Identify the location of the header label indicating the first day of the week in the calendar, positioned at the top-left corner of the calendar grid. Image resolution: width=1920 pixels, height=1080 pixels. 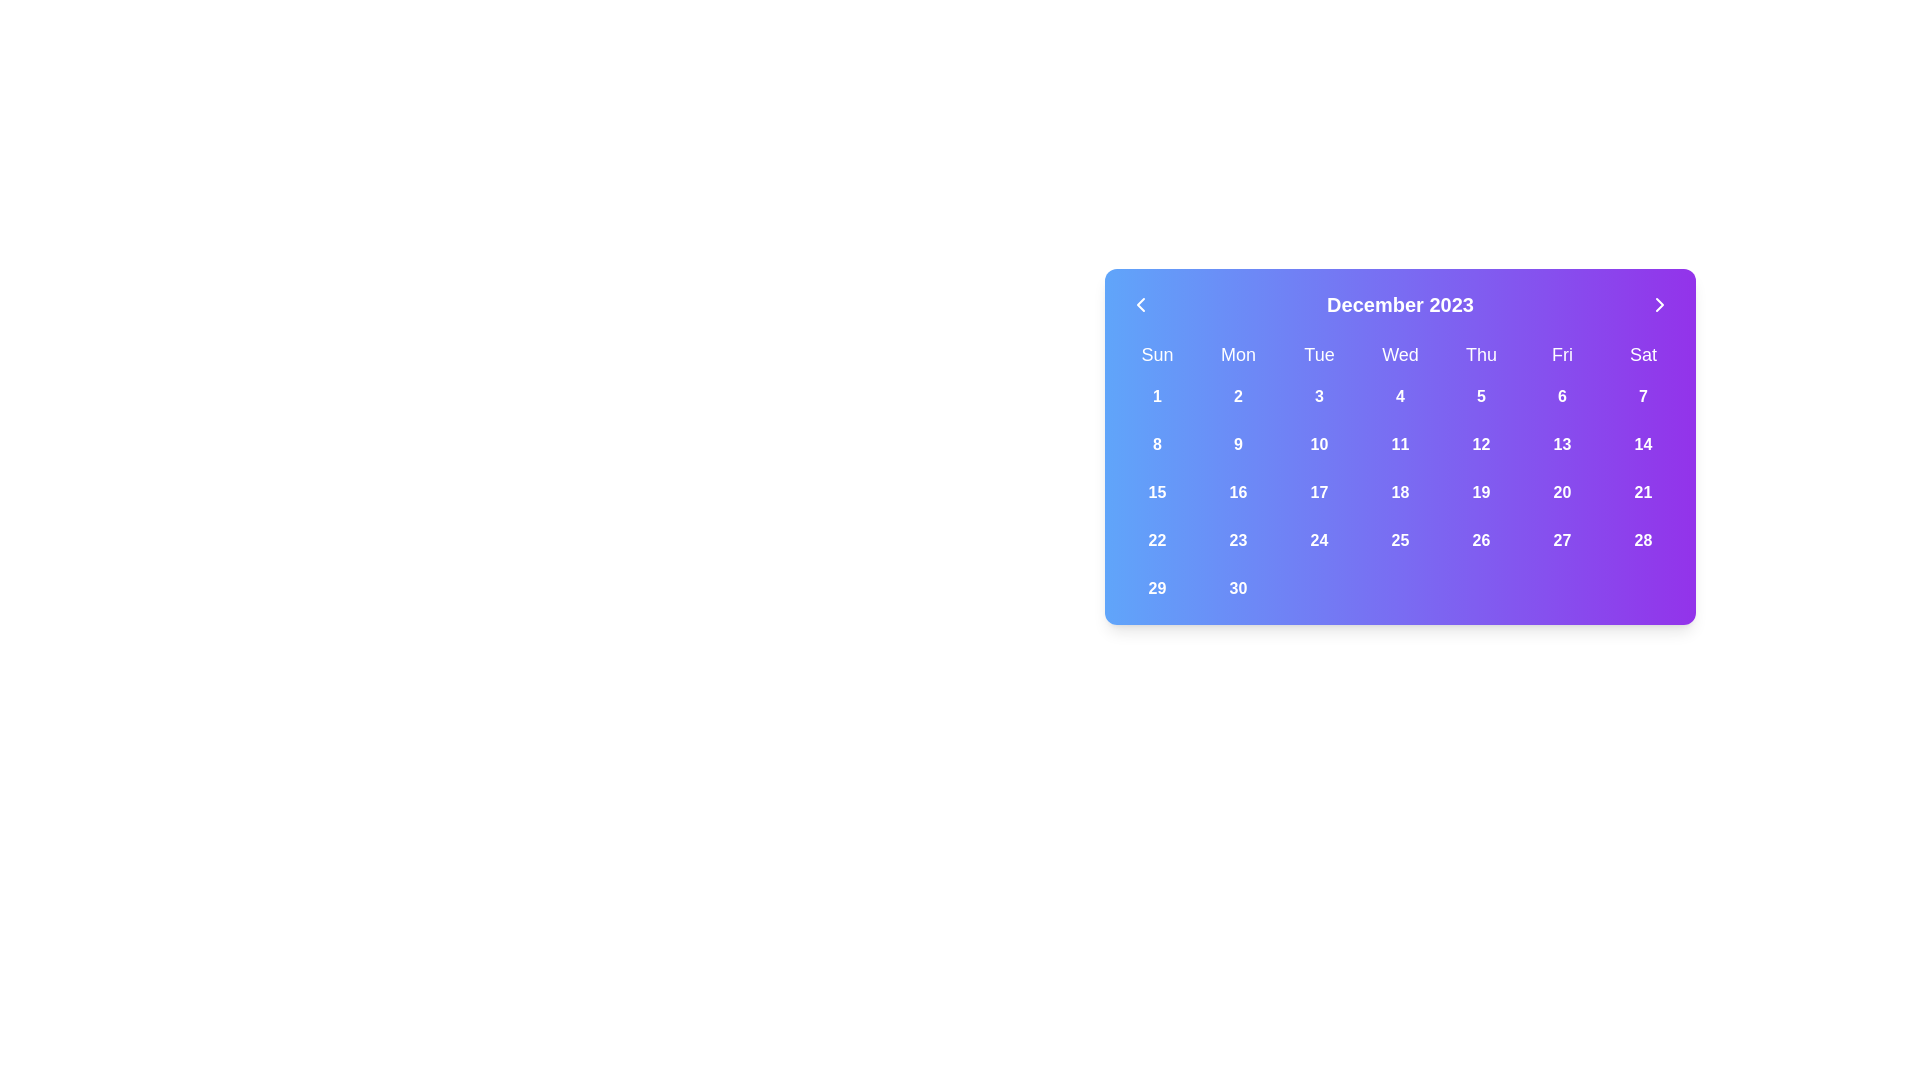
(1157, 353).